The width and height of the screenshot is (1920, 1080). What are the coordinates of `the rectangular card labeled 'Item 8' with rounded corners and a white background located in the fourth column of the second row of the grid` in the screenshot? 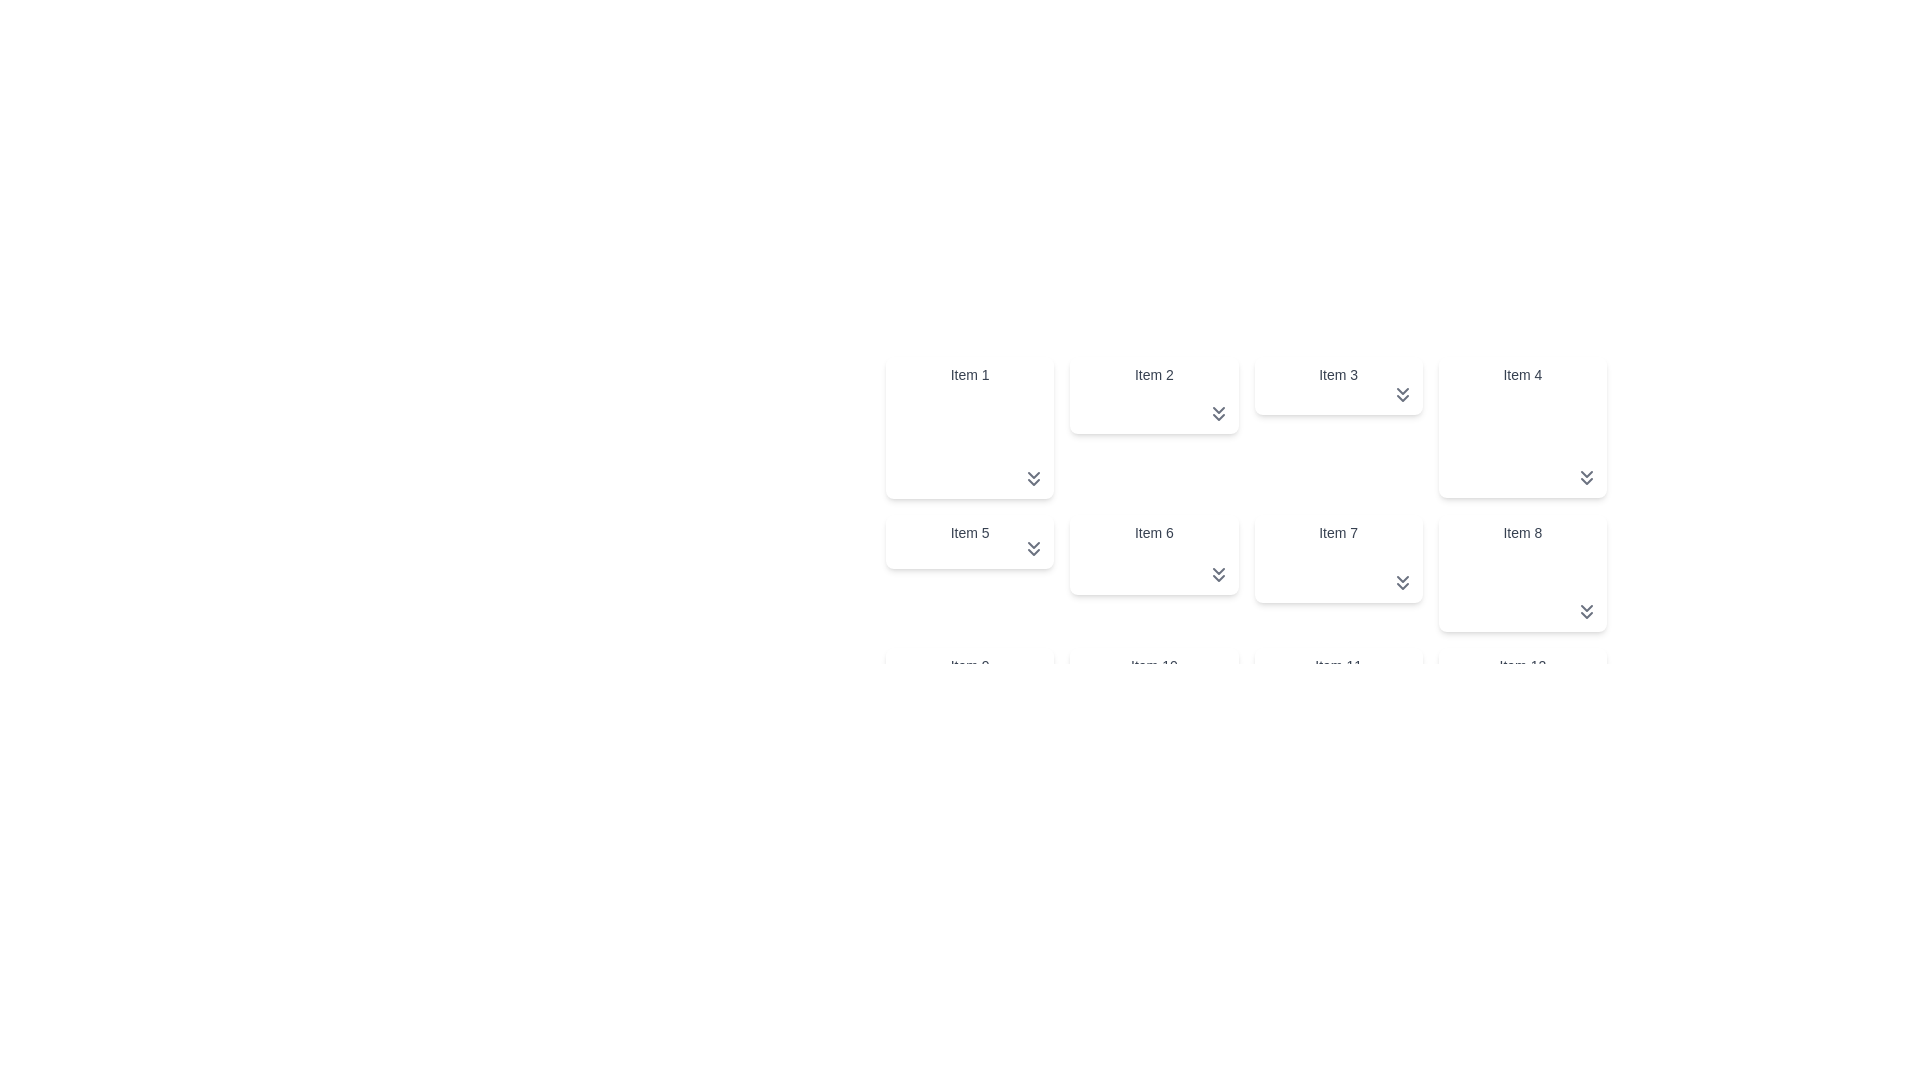 It's located at (1521, 573).